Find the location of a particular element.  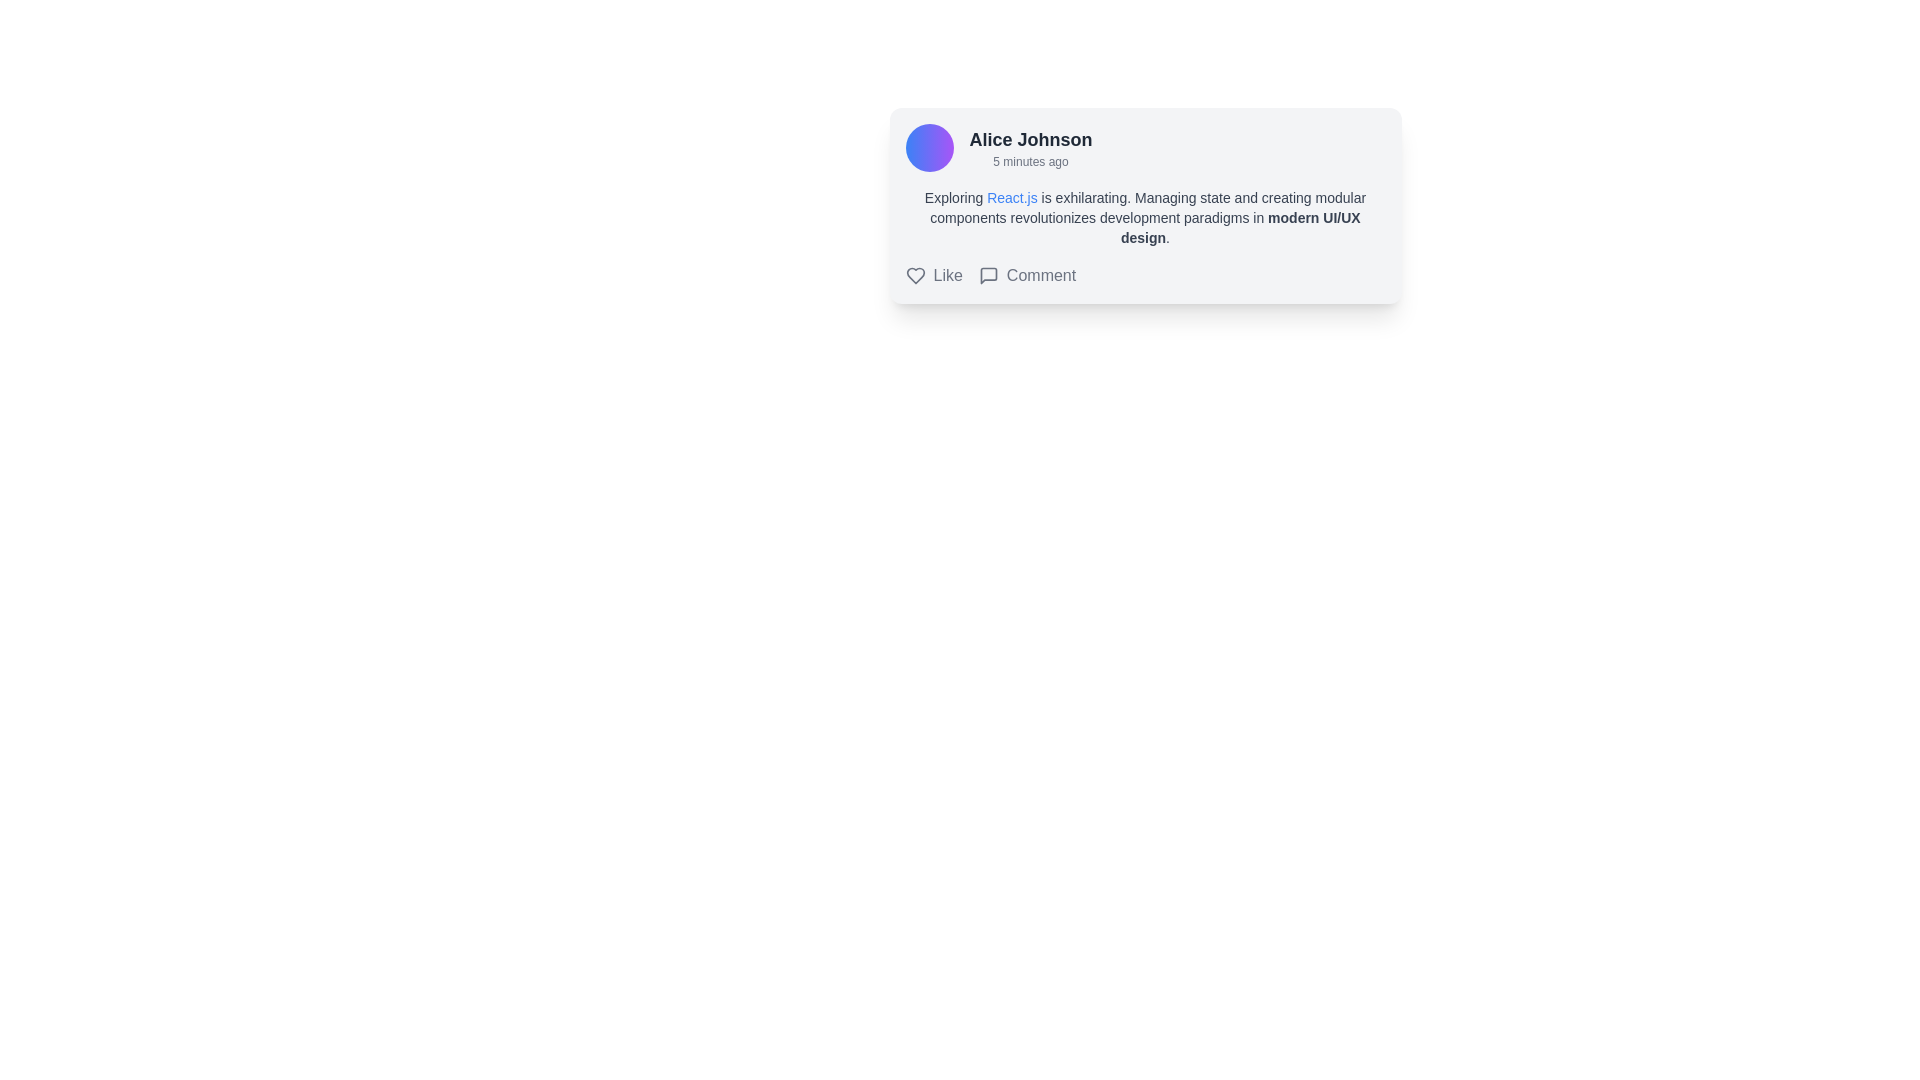

the timestamp text label that indicates when the event occurred, positioned to the right of the 'Alice Johnson' label and as the second text element in the vertical sequence is located at coordinates (1031, 161).